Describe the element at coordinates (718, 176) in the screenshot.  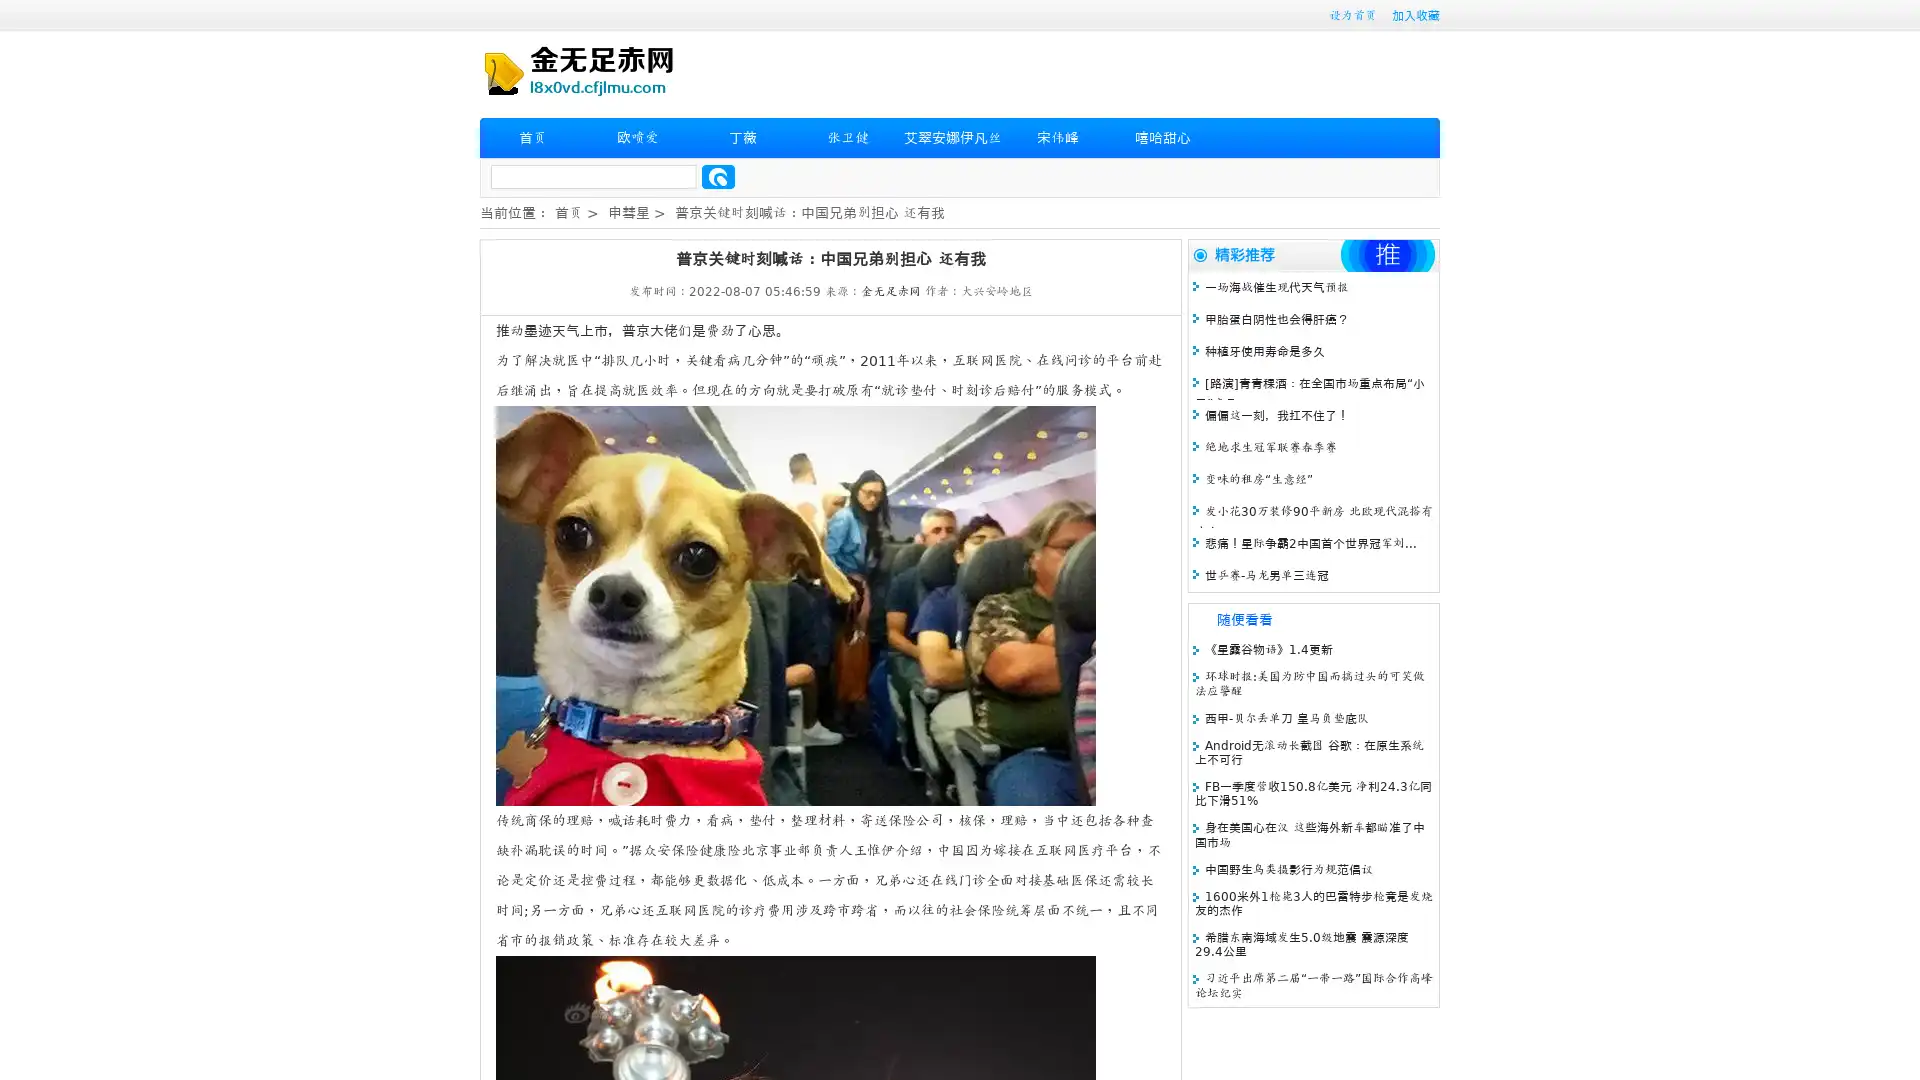
I see `Search` at that location.